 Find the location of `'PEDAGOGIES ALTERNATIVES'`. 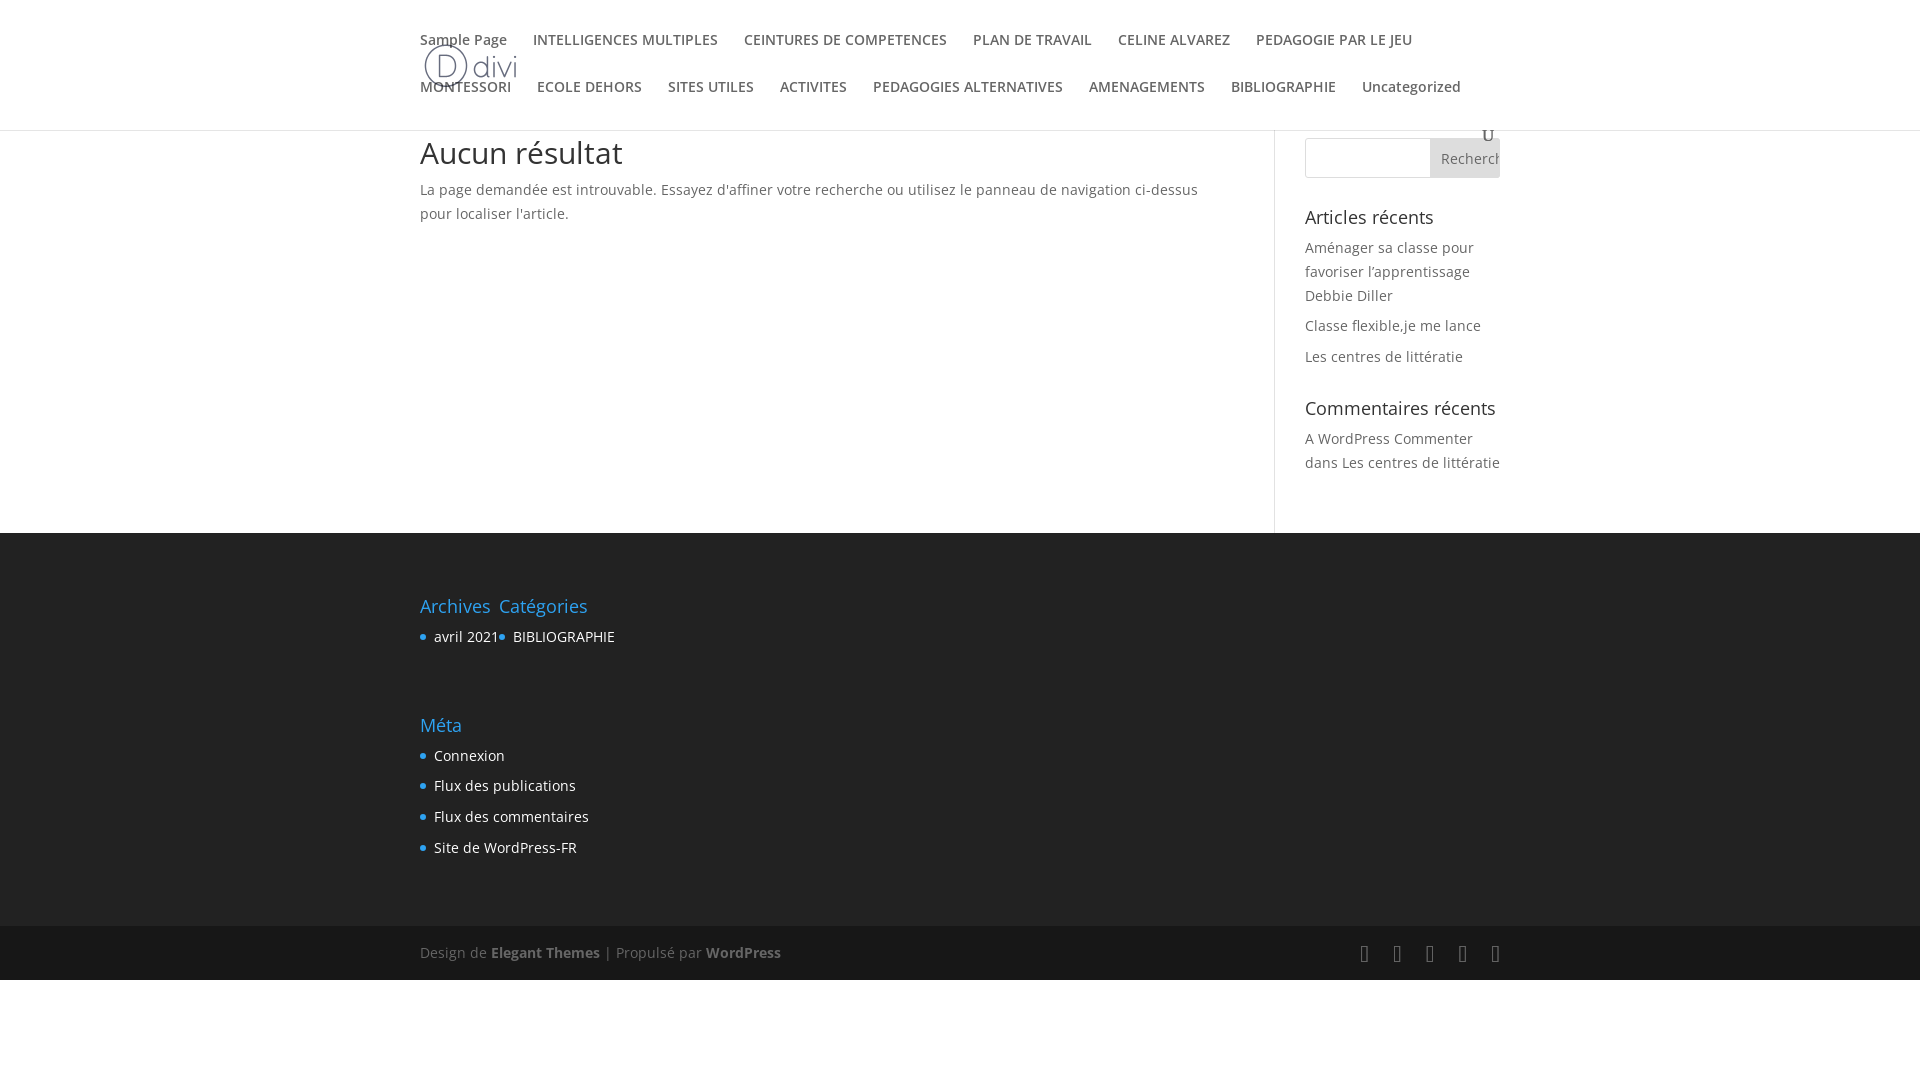

'PEDAGOGIES ALTERNATIVES' is located at coordinates (873, 103).